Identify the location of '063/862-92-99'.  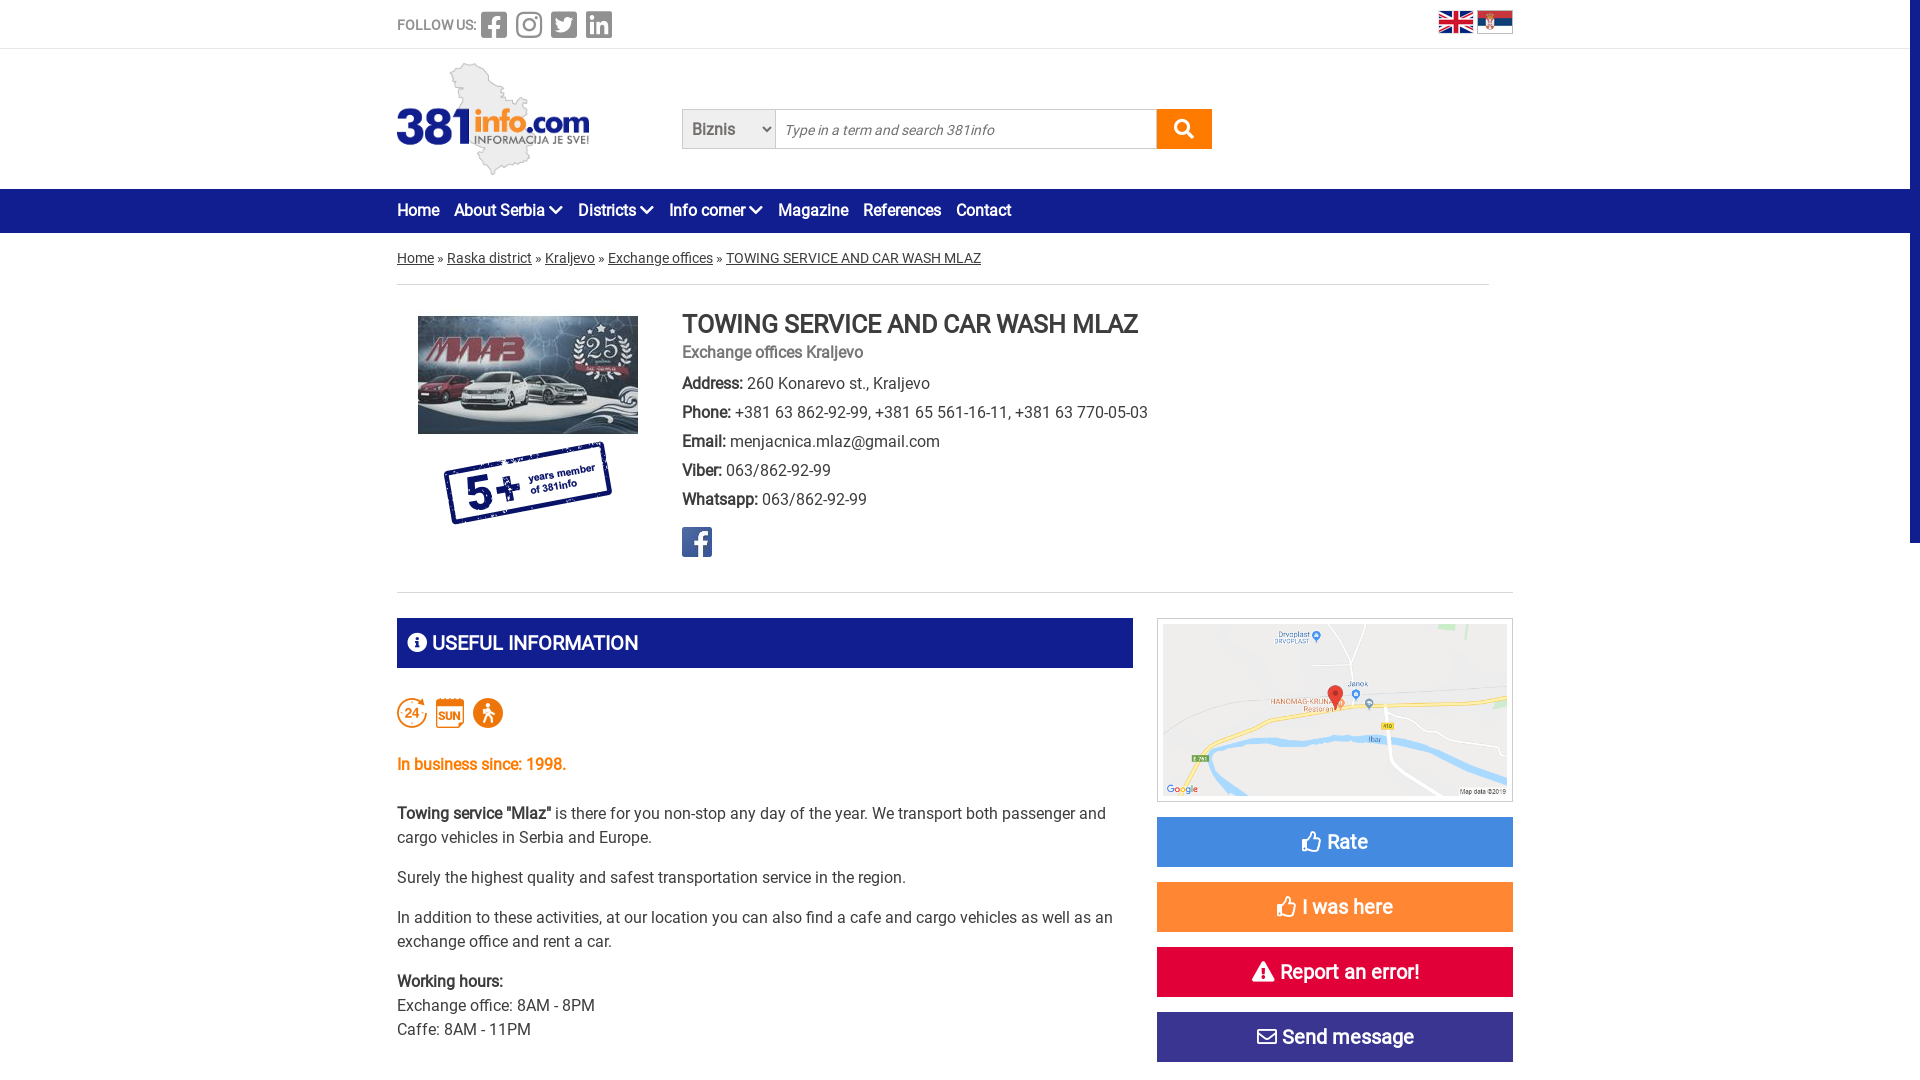
(814, 498).